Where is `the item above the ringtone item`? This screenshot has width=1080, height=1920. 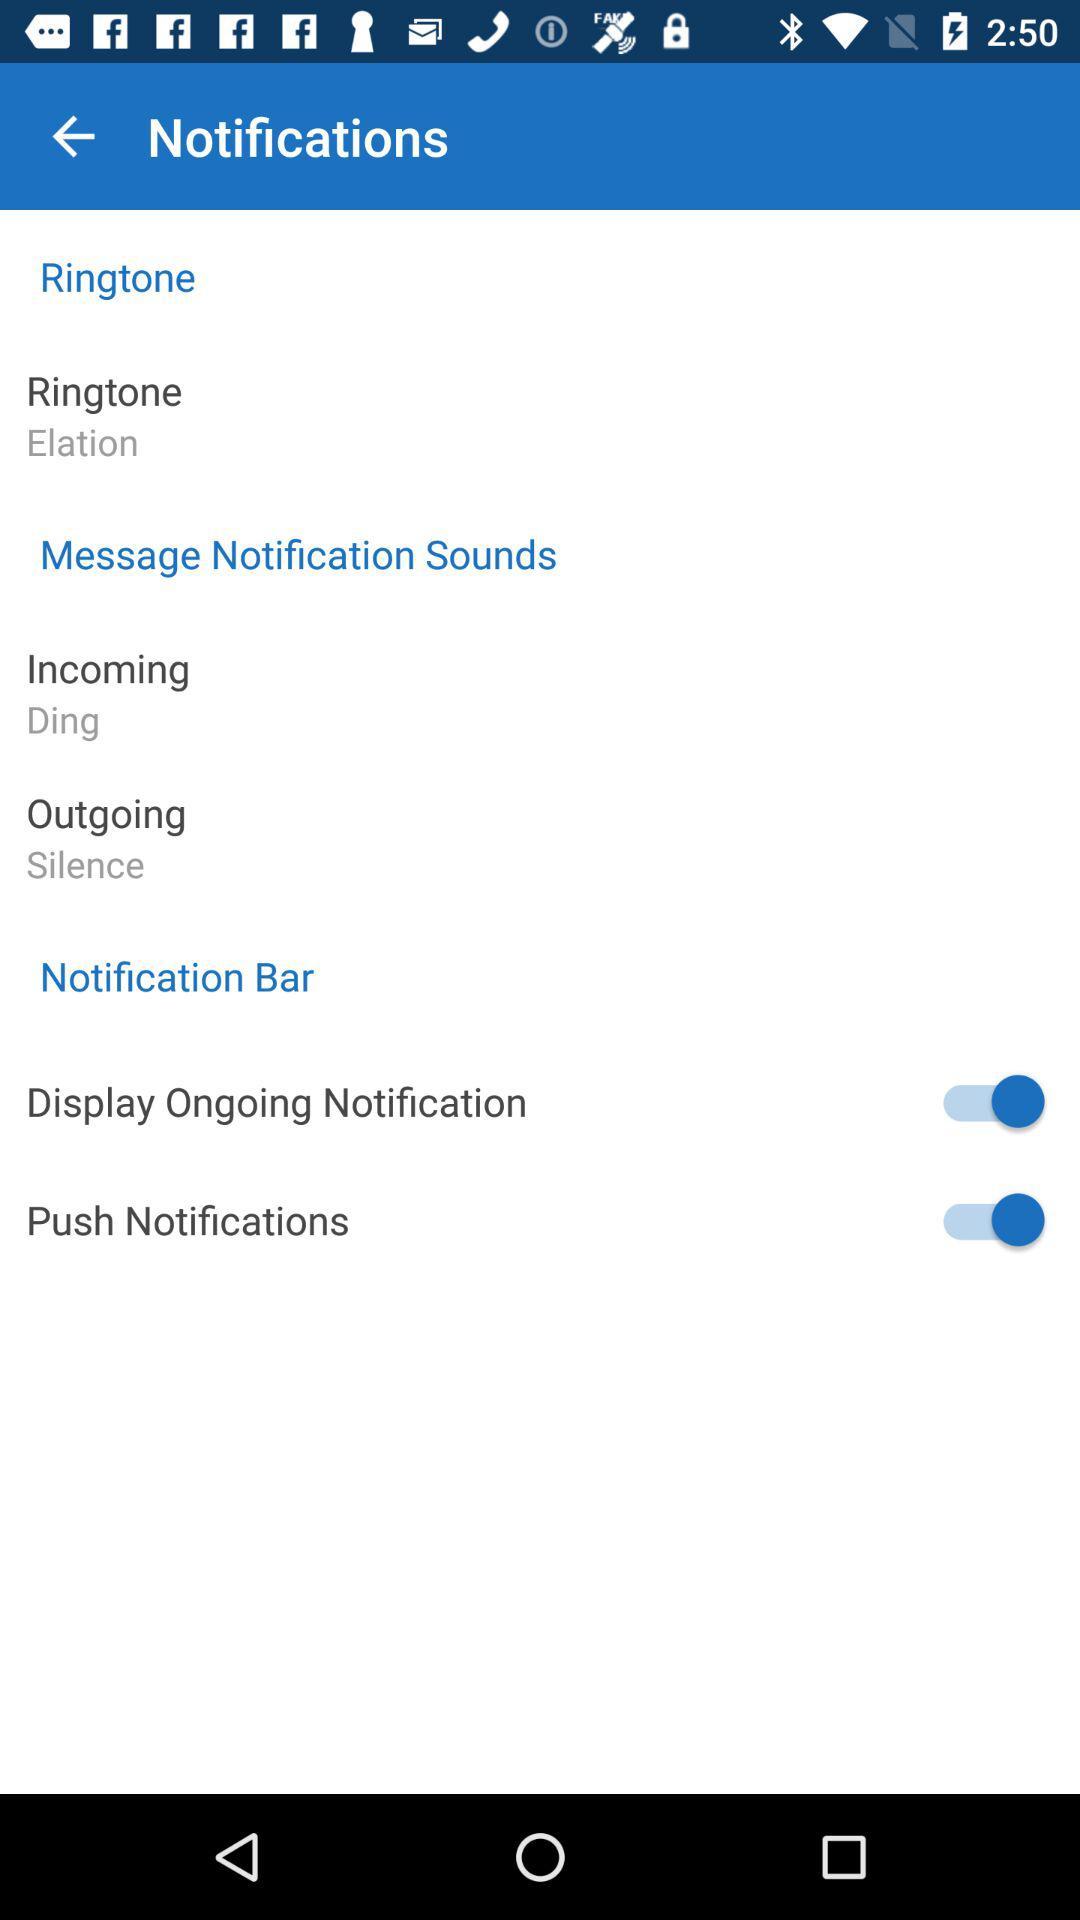
the item above the ringtone item is located at coordinates (72, 135).